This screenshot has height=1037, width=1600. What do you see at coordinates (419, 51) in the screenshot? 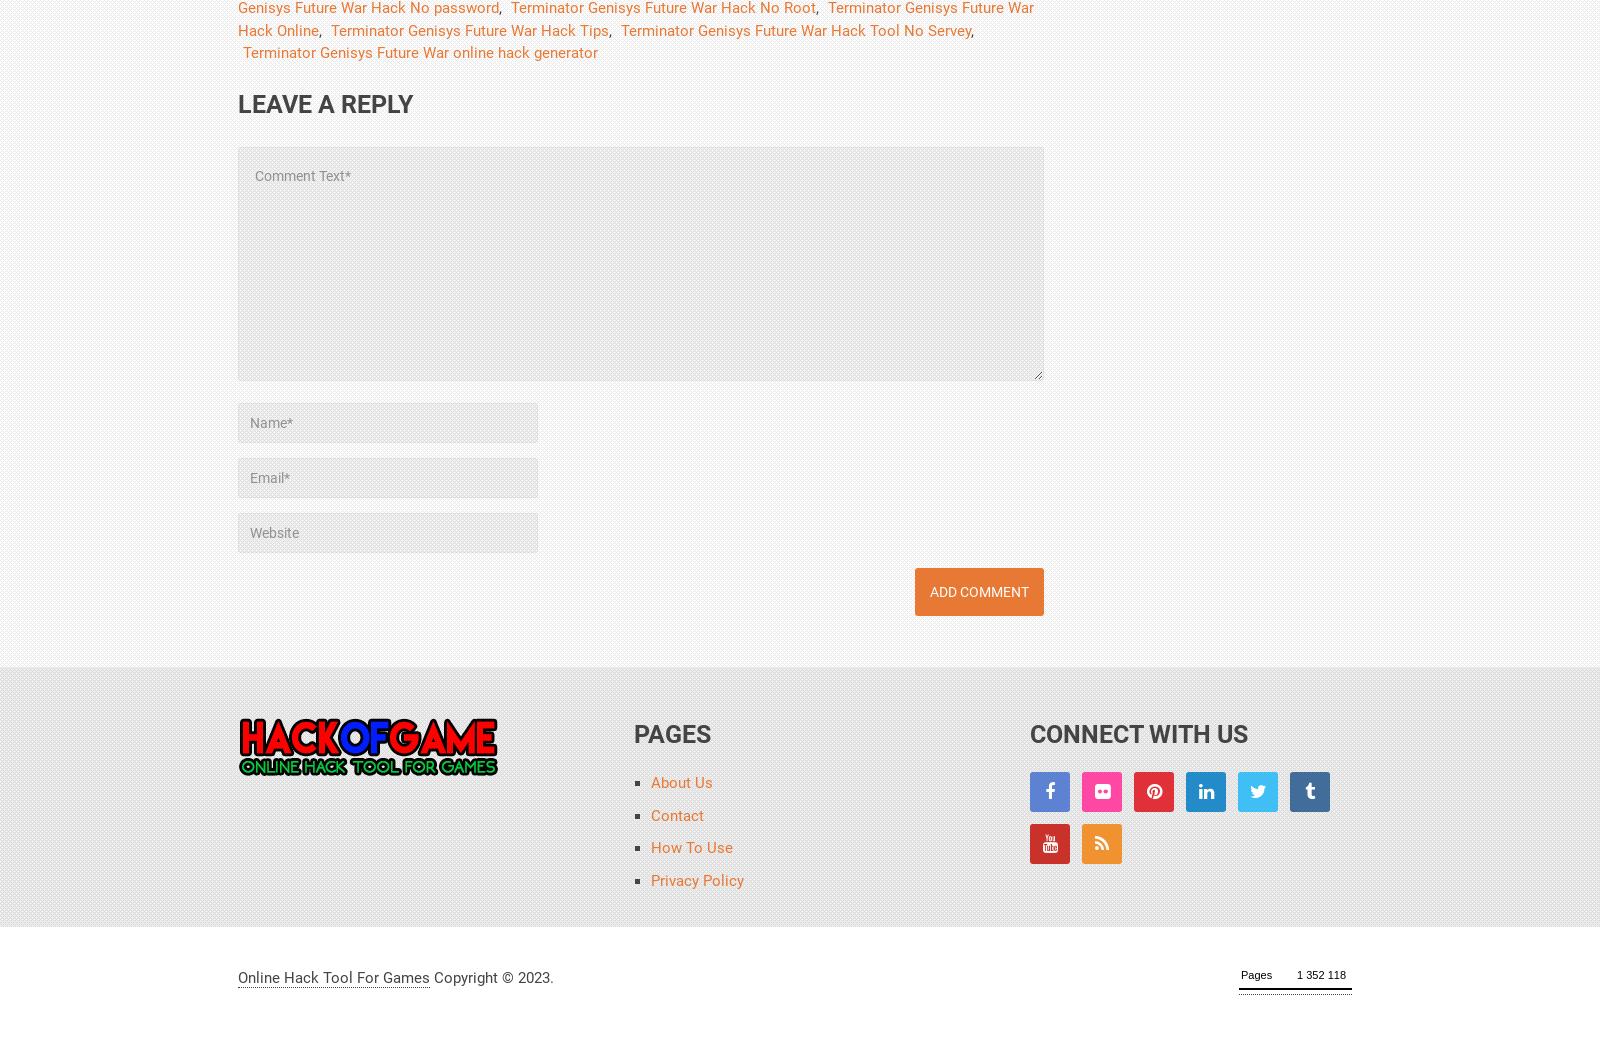
I see `'Terminator Genisys Future War online hack generator'` at bounding box center [419, 51].